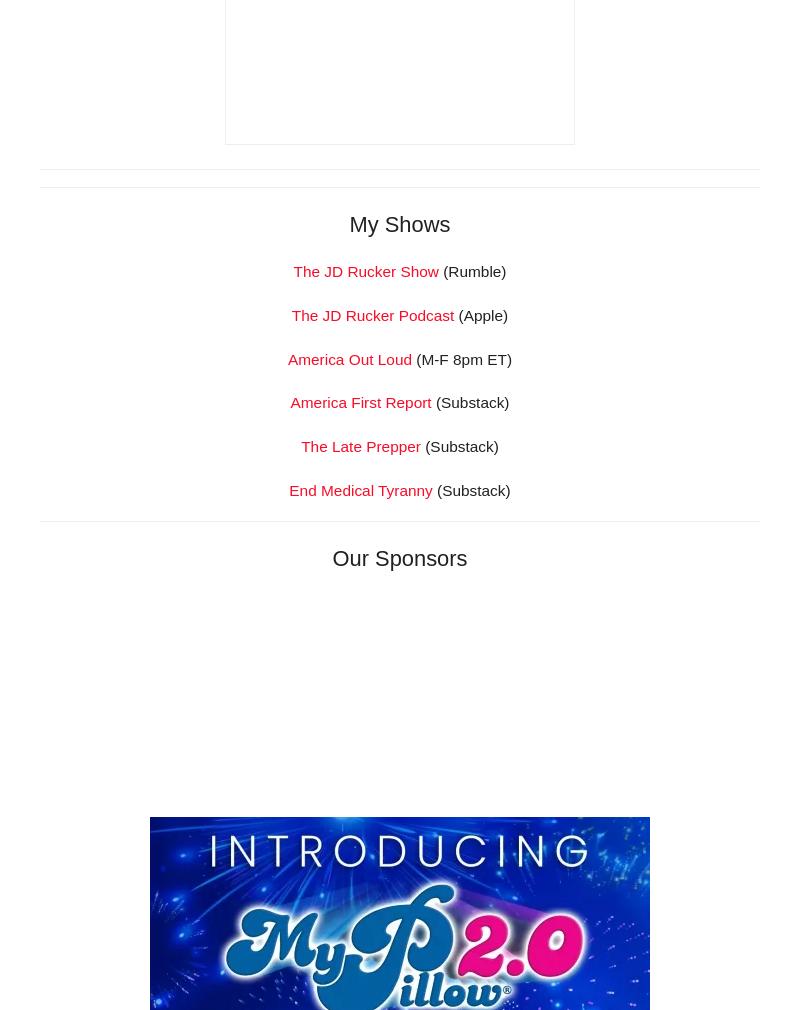 This screenshot has width=800, height=1010. I want to click on '(Apple)', so click(481, 594).